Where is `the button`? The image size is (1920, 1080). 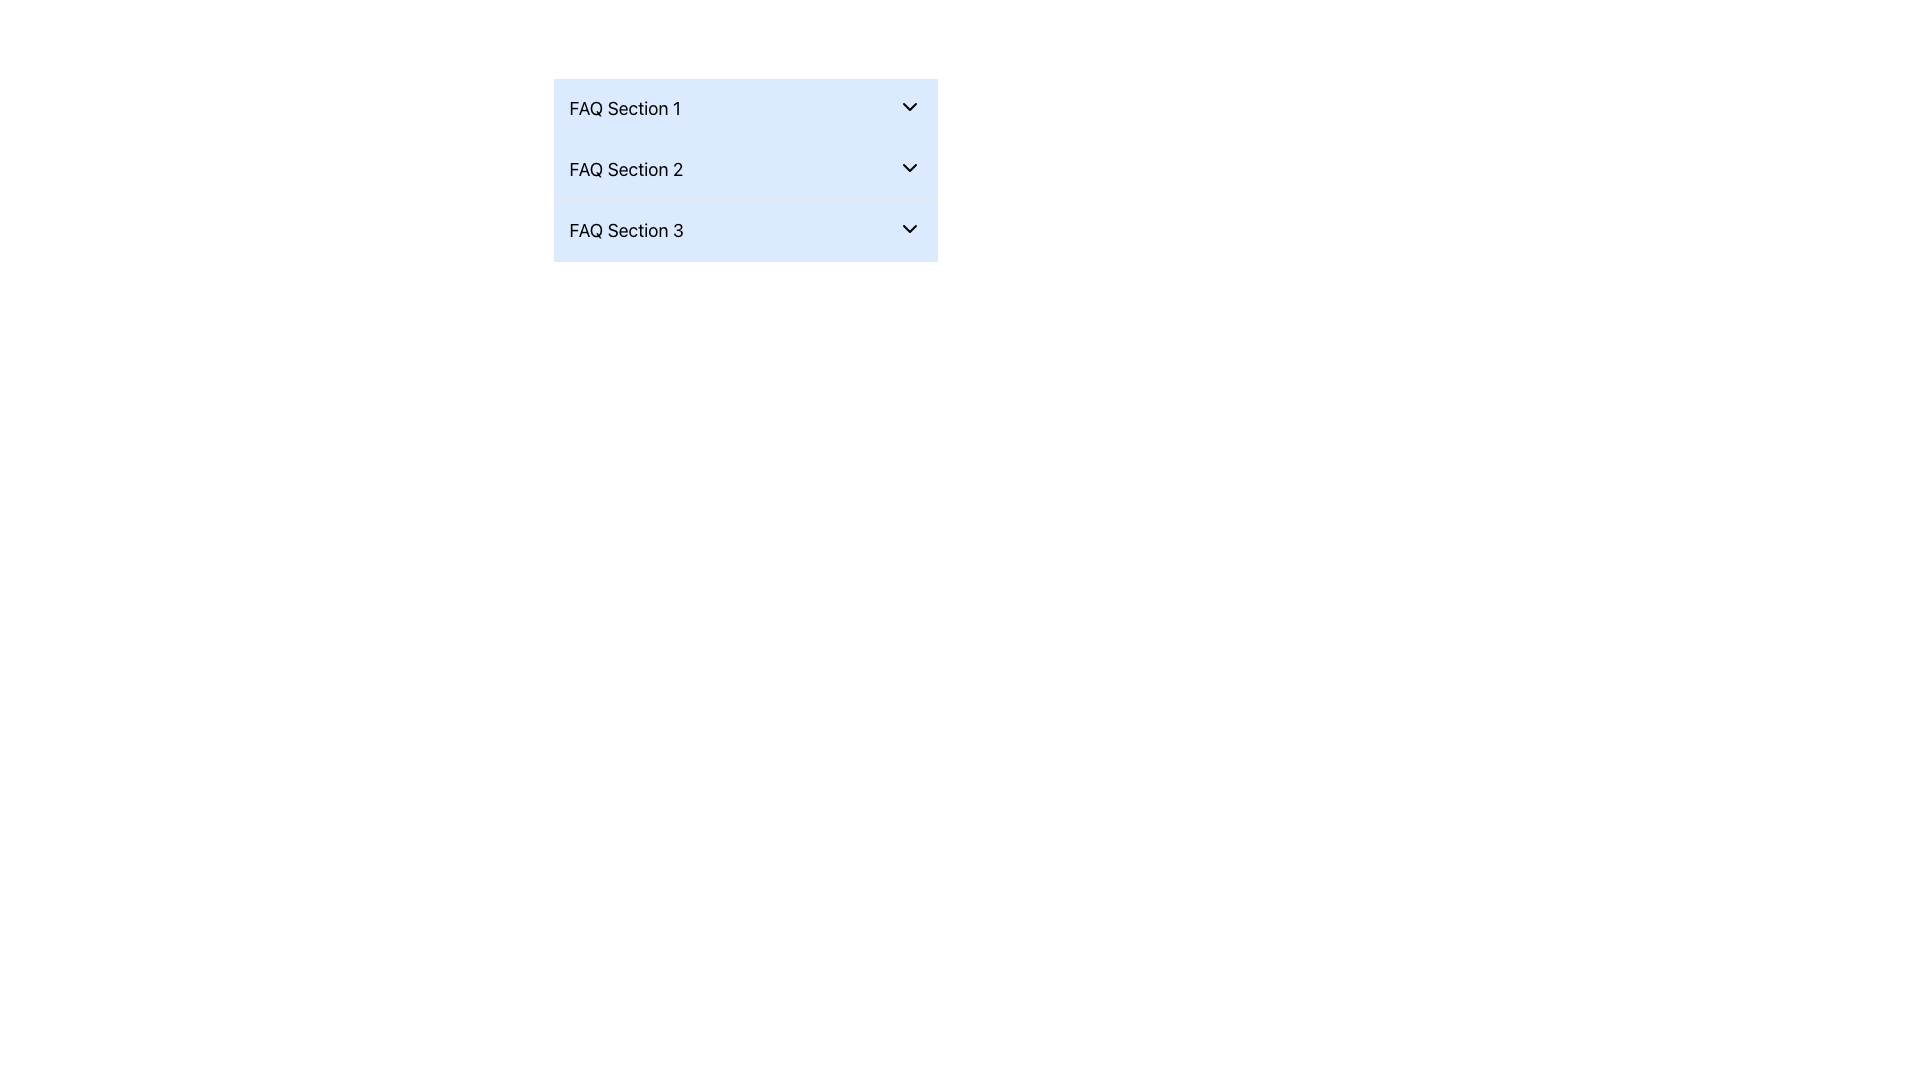
the button is located at coordinates (744, 168).